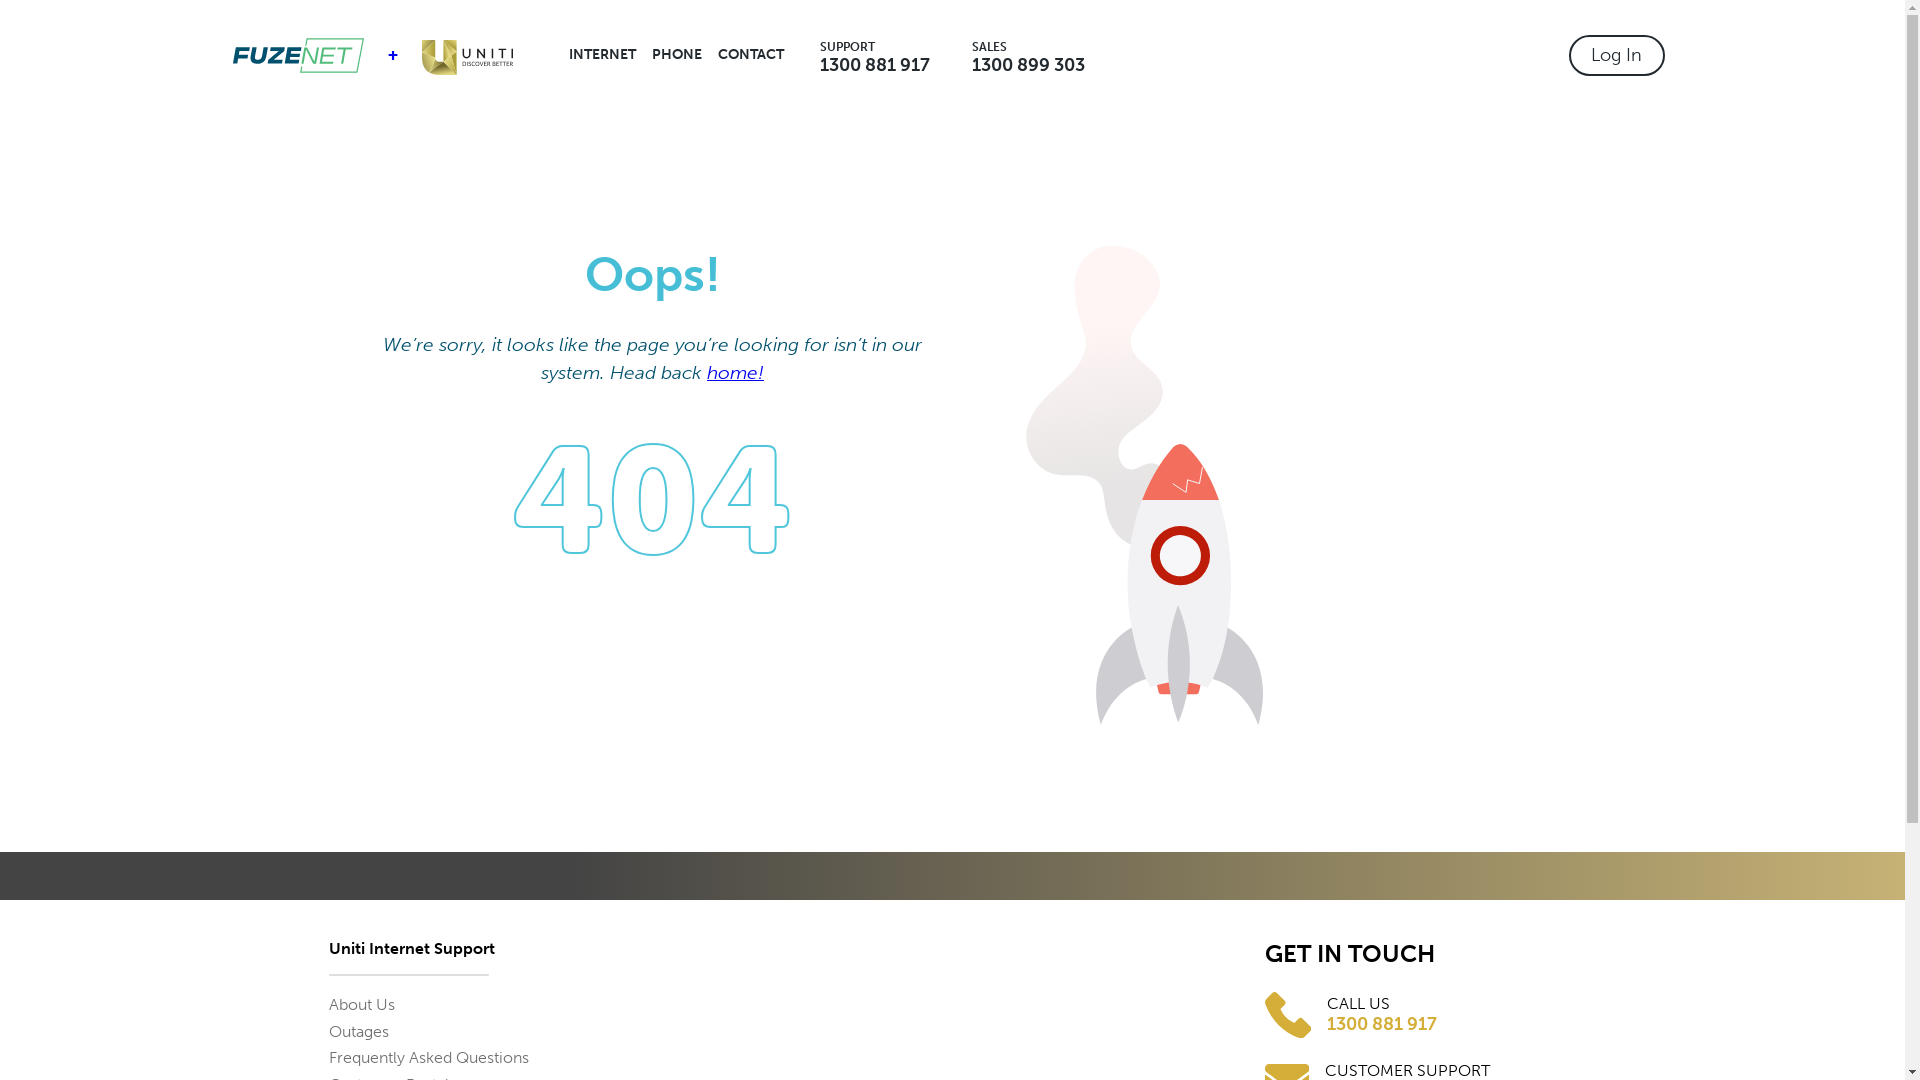 This screenshot has height=1080, width=1920. I want to click on 'Frequently Asked Questions', so click(426, 1056).